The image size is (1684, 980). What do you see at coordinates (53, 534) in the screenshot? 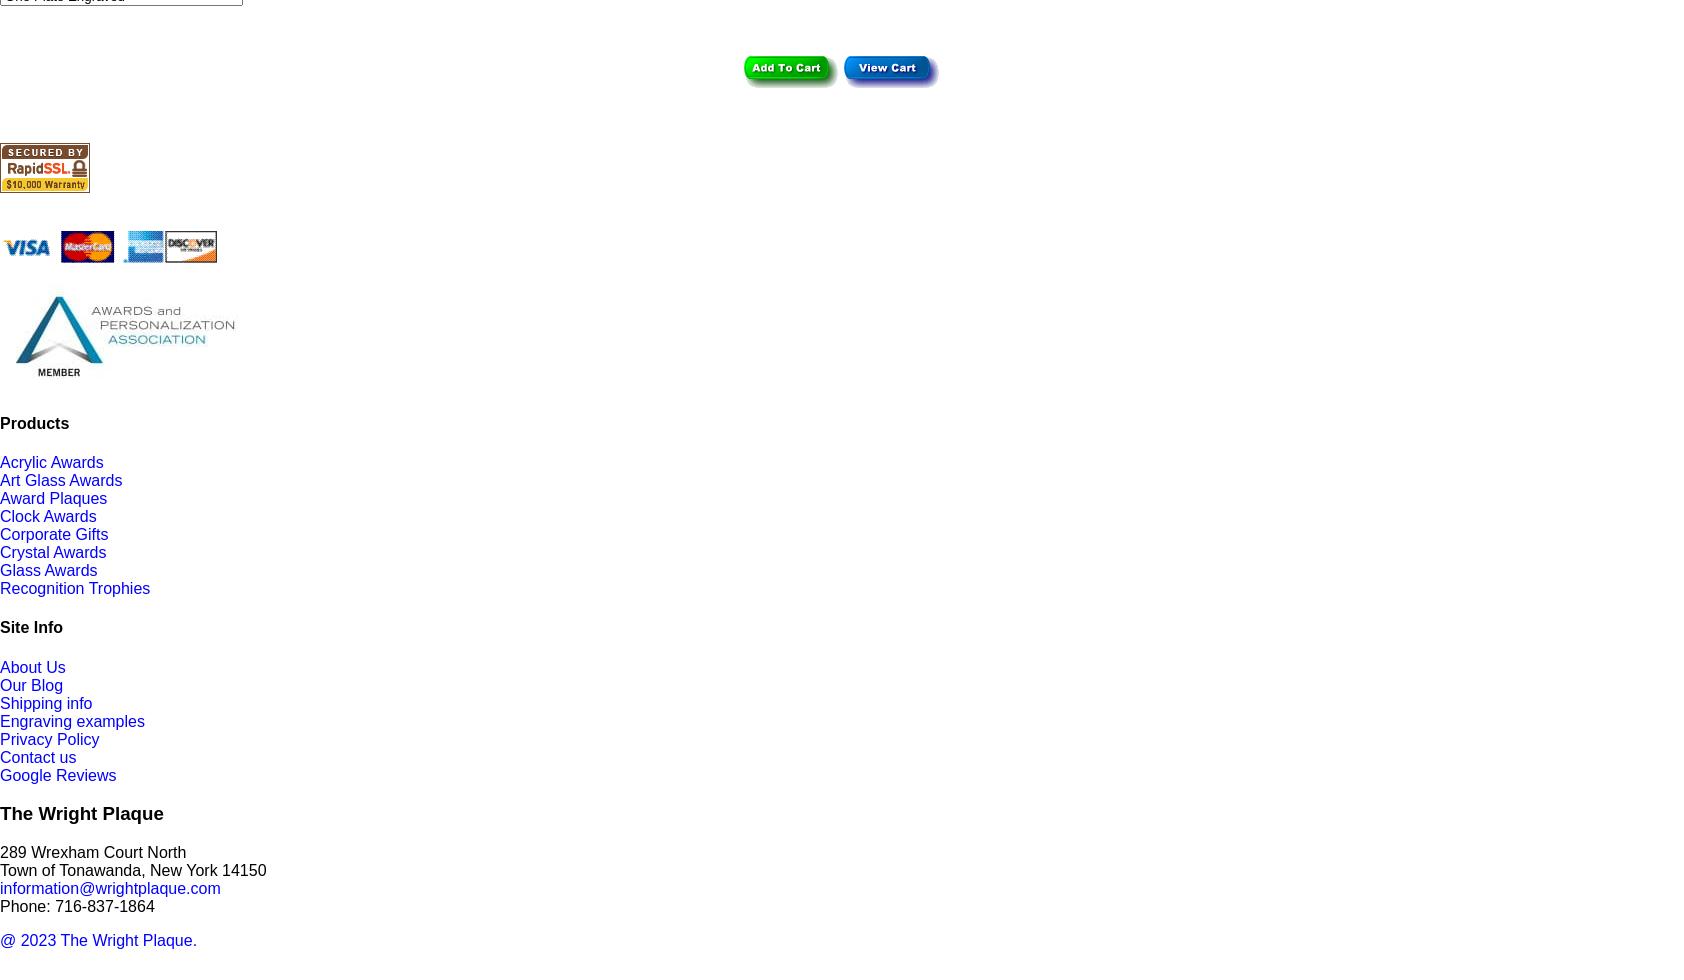
I see `'Corporate Gifts'` at bounding box center [53, 534].